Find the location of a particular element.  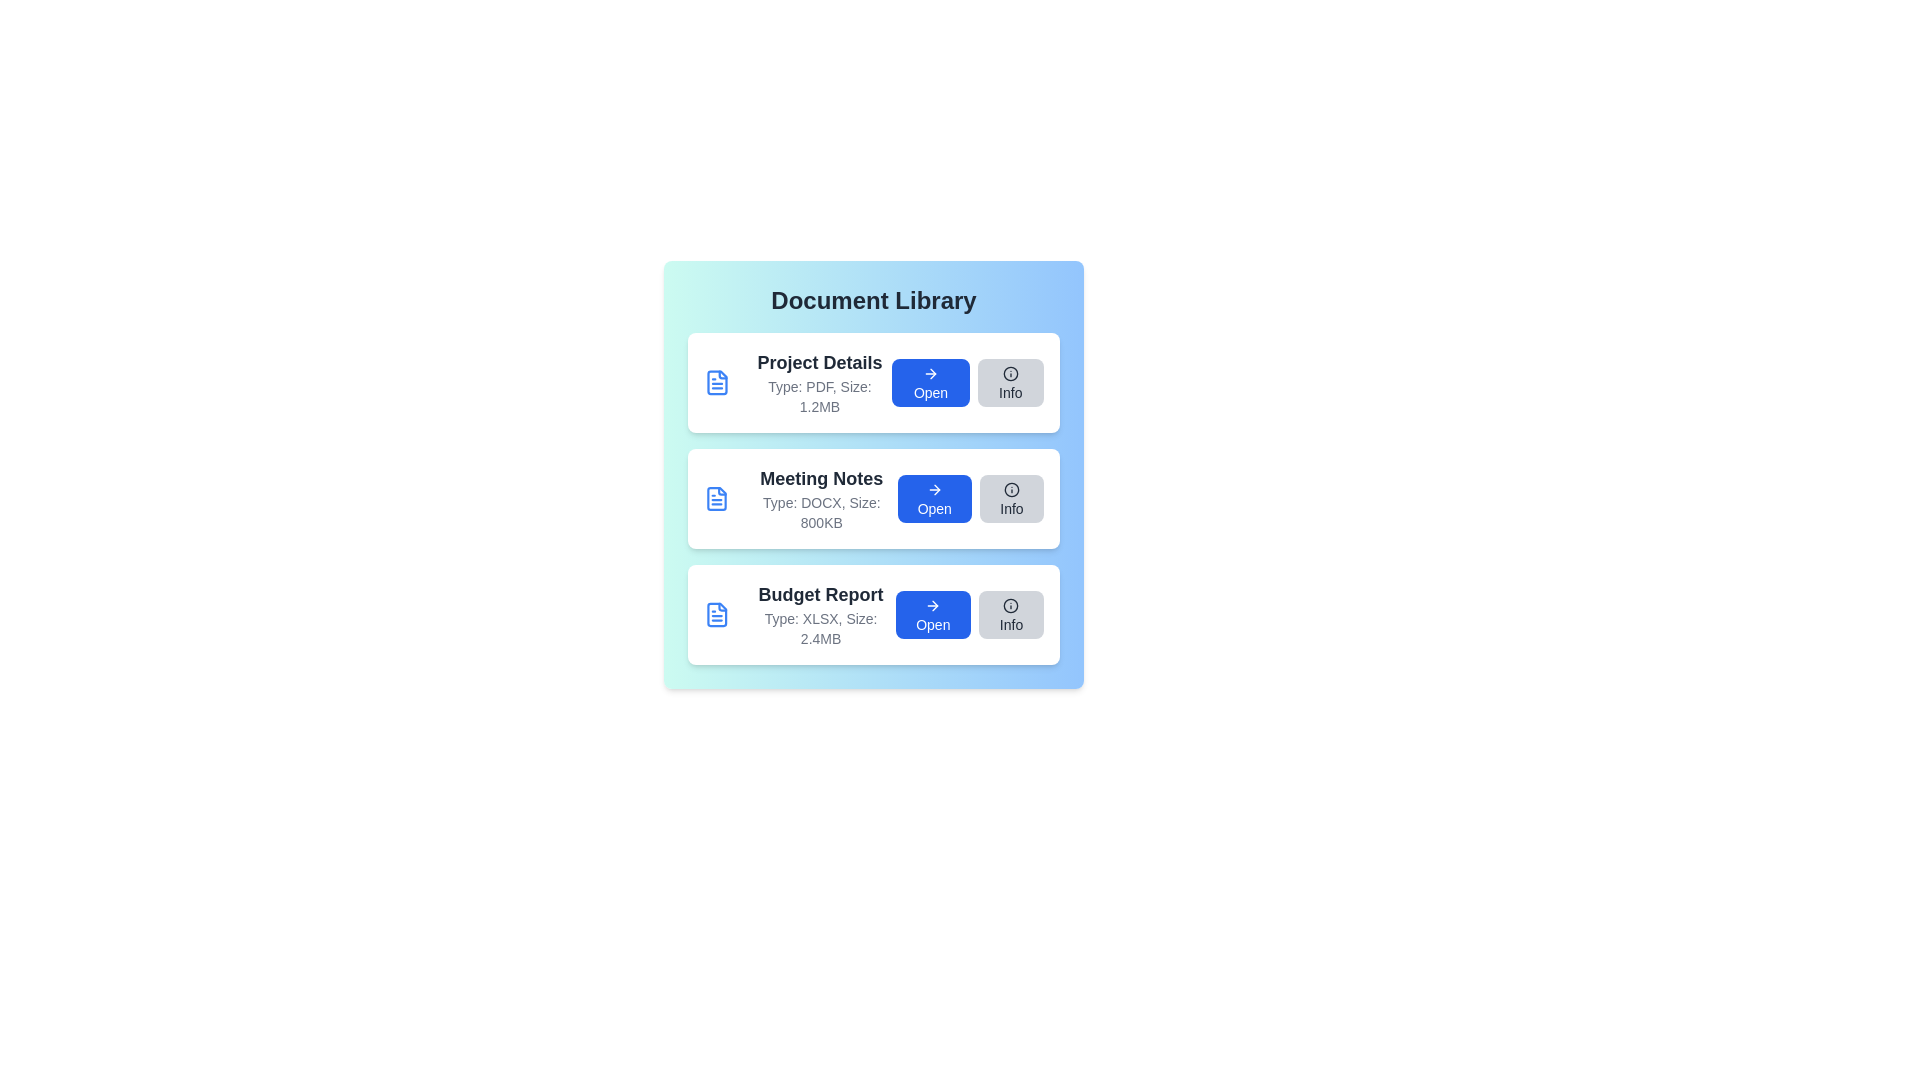

the document card corresponding to Project Details is located at coordinates (873, 382).